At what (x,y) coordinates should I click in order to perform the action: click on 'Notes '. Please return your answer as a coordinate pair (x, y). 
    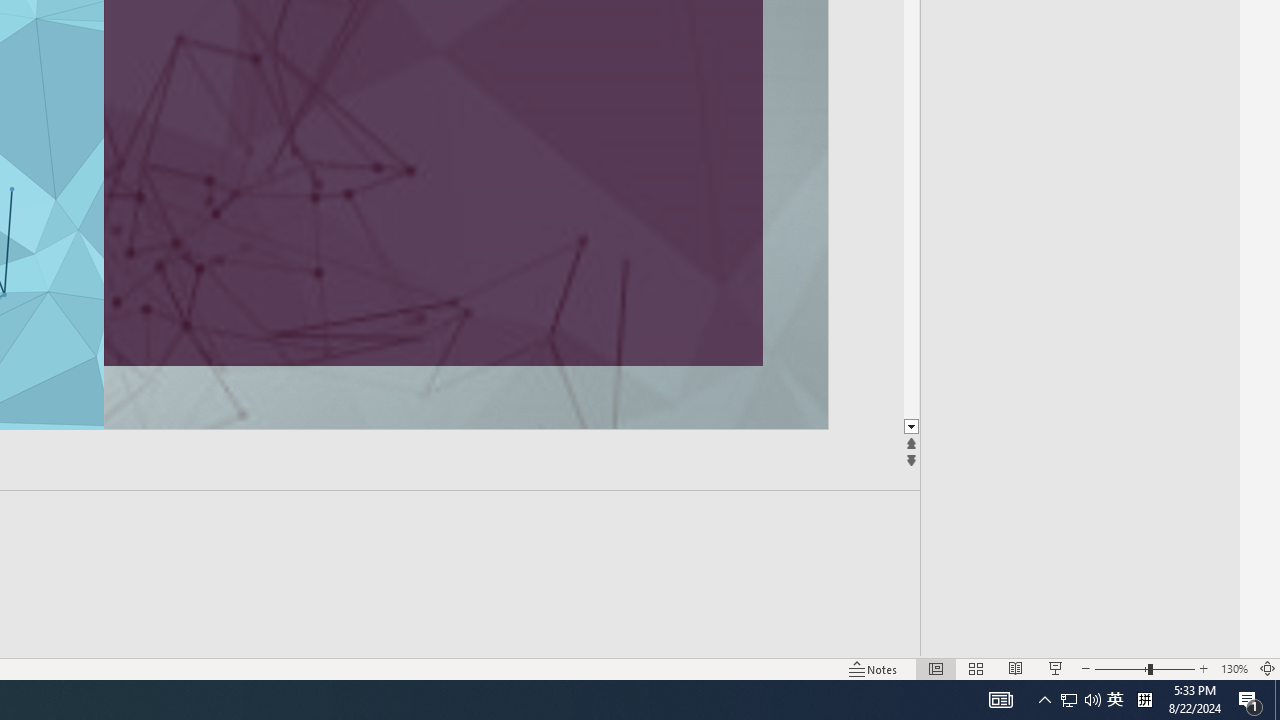
    Looking at the image, I should click on (874, 669).